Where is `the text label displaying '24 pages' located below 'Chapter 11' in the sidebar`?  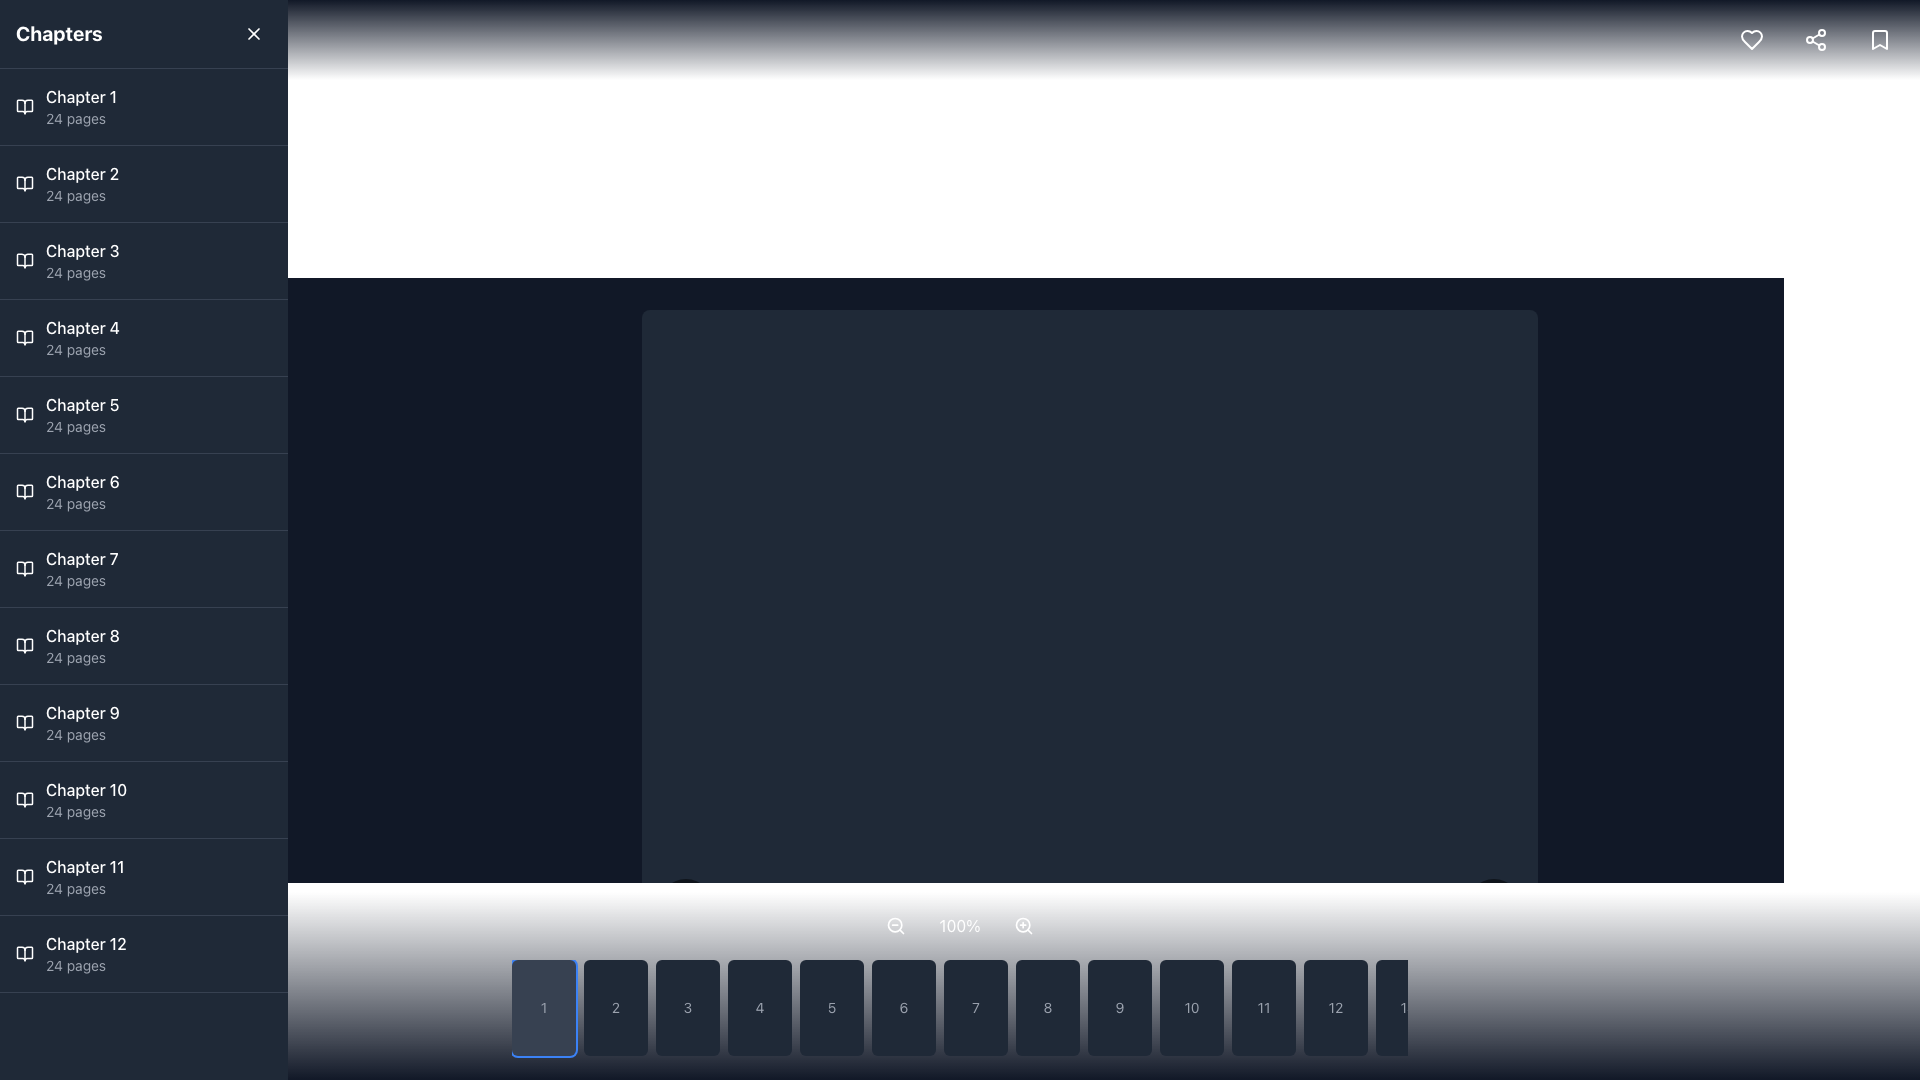
the text label displaying '24 pages' located below 'Chapter 11' in the sidebar is located at coordinates (84, 887).